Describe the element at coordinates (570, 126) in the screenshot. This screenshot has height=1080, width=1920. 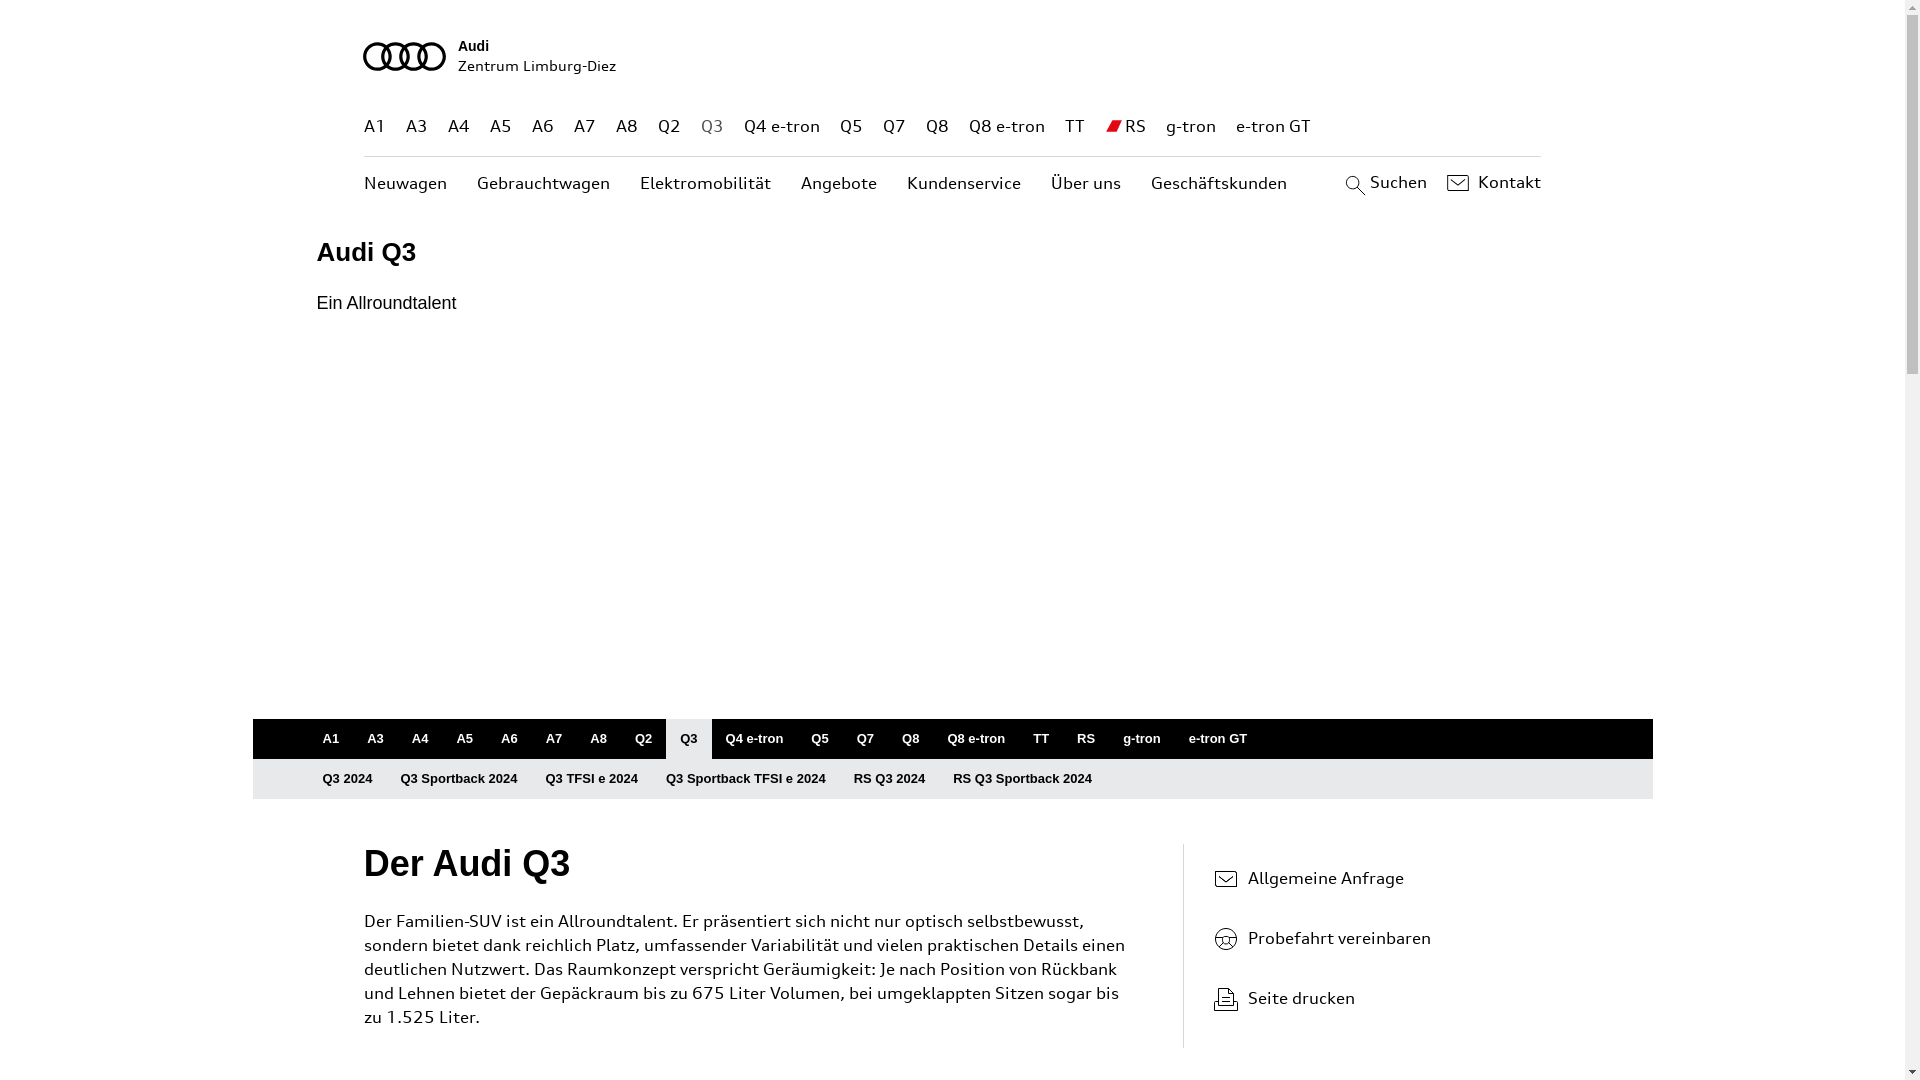
I see `'A7'` at that location.